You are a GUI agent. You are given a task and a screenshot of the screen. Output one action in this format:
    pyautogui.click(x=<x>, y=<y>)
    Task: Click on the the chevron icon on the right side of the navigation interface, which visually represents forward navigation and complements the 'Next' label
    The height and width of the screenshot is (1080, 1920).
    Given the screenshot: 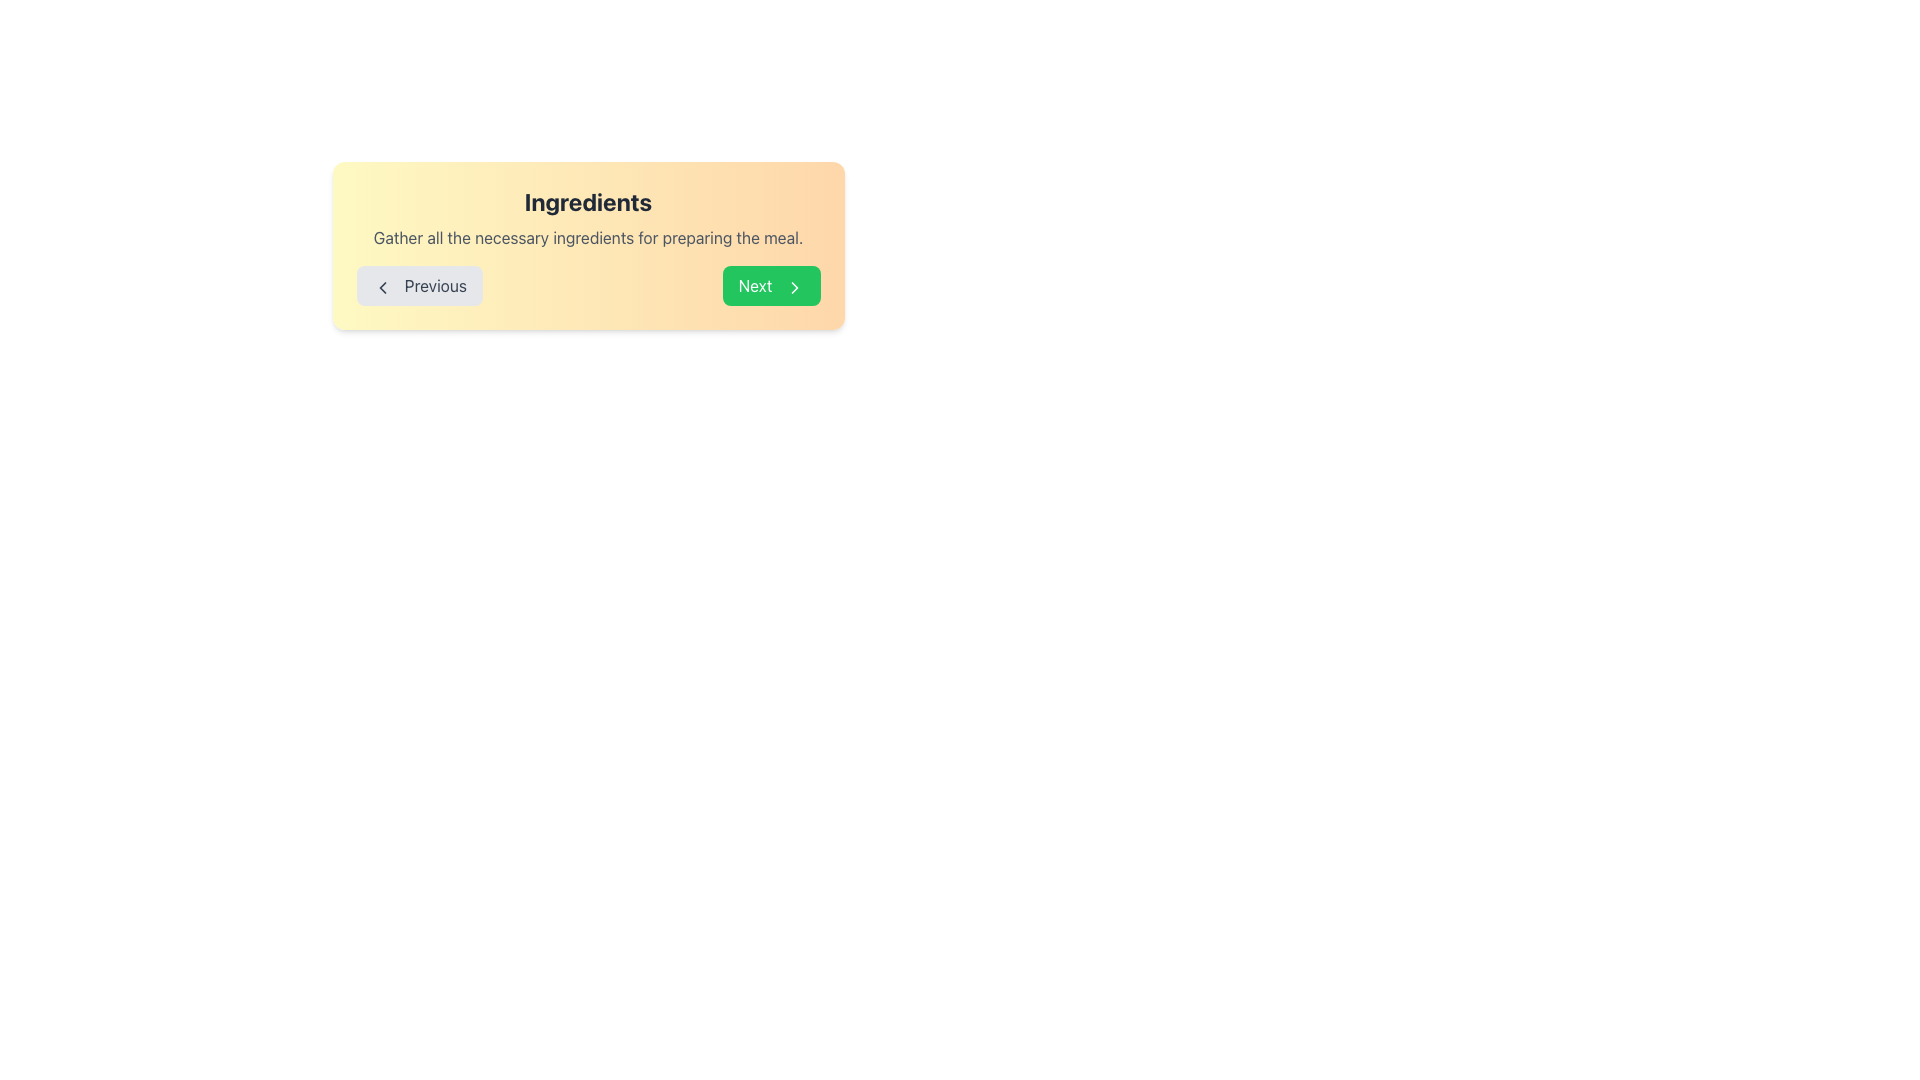 What is the action you would take?
    pyautogui.click(x=793, y=287)
    